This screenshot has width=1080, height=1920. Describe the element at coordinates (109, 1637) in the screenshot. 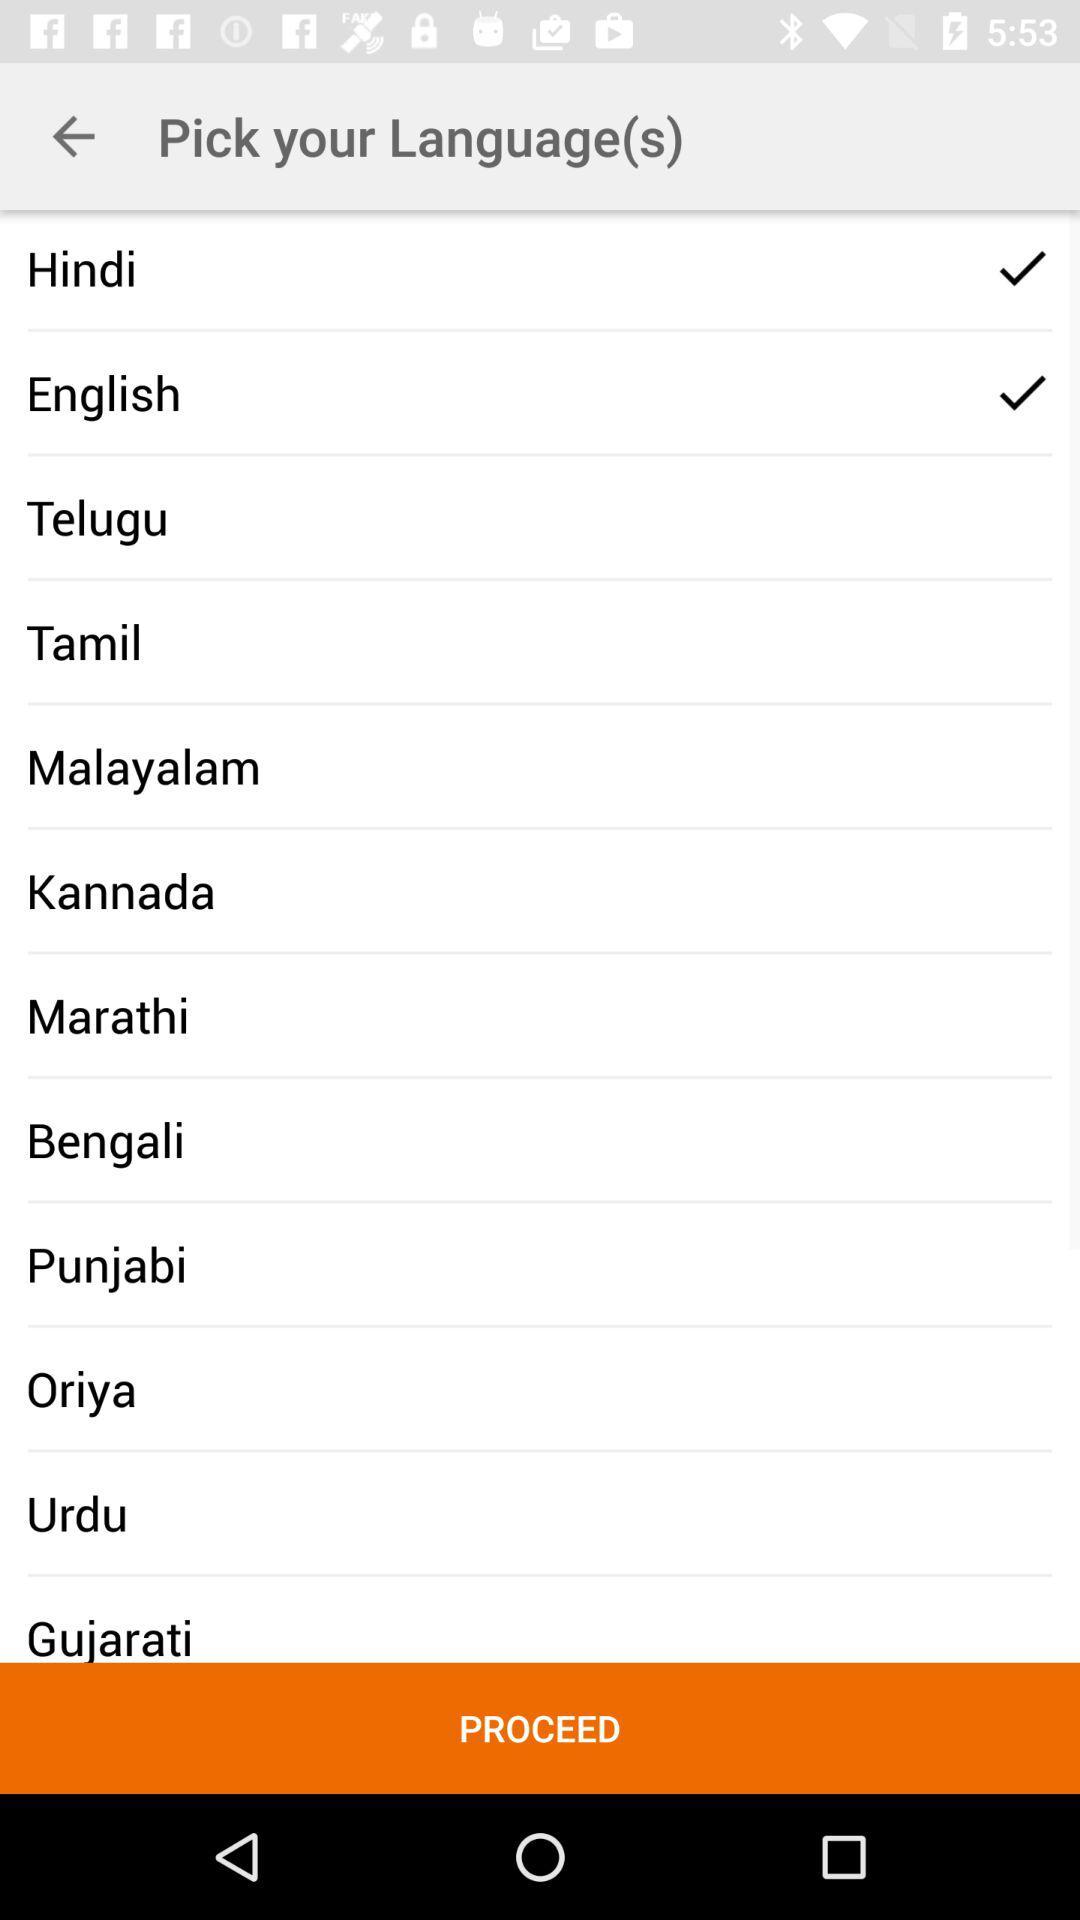

I see `gujarati item` at that location.